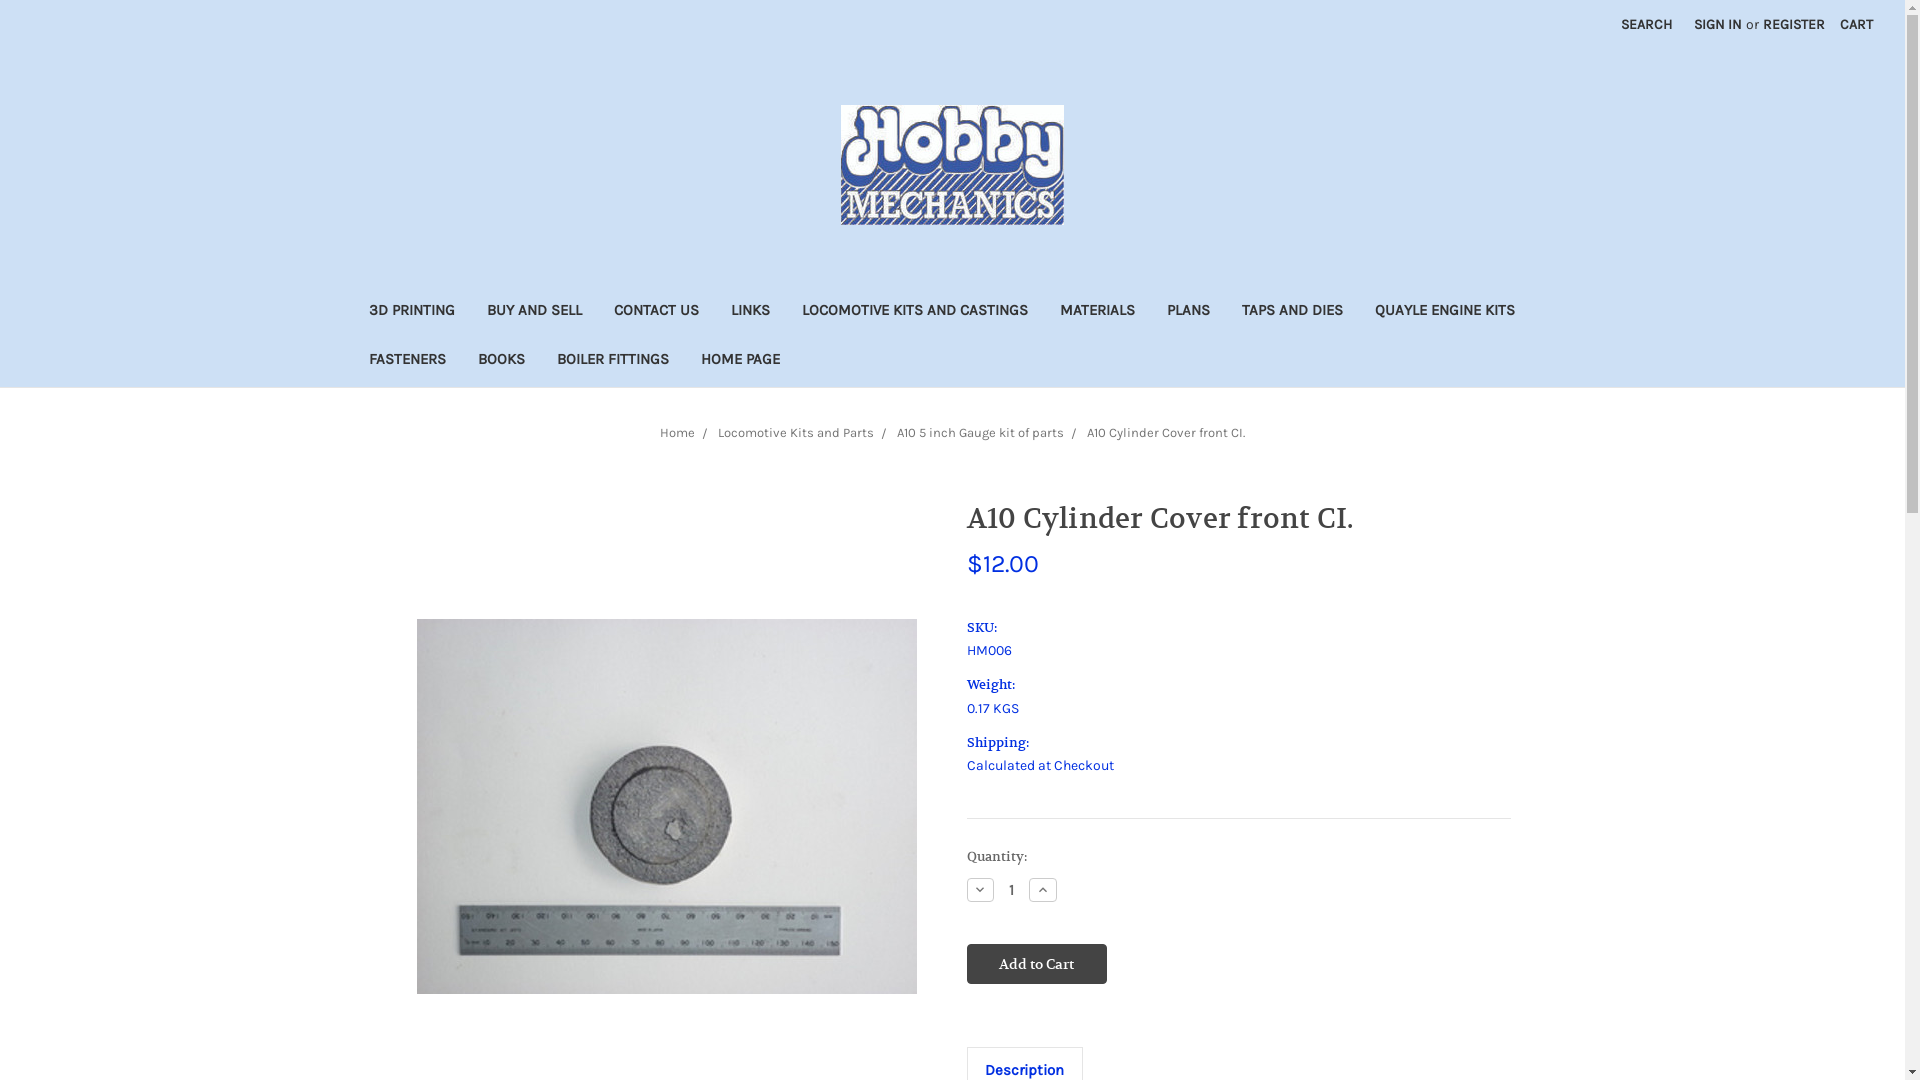  I want to click on 'QUAYLE ENGINE KITS', so click(1444, 312).